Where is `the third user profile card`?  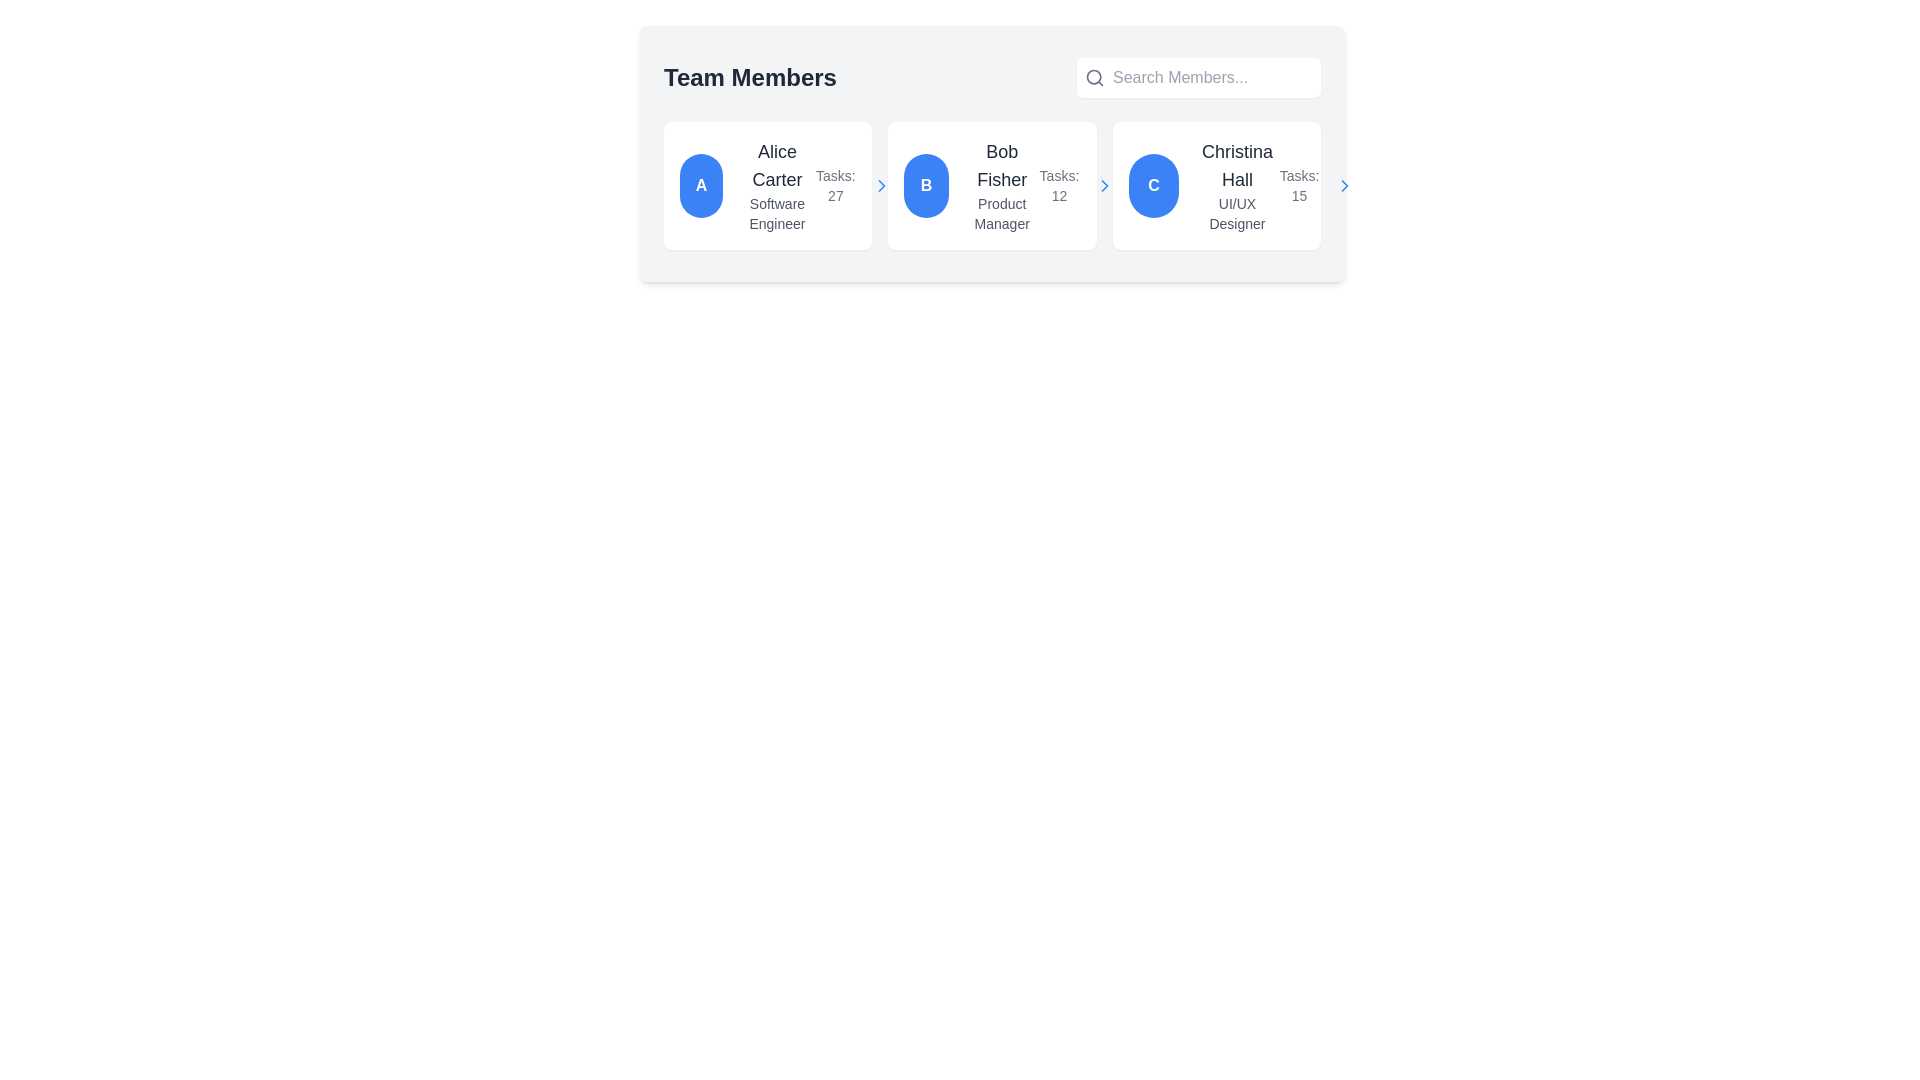 the third user profile card is located at coordinates (1215, 185).